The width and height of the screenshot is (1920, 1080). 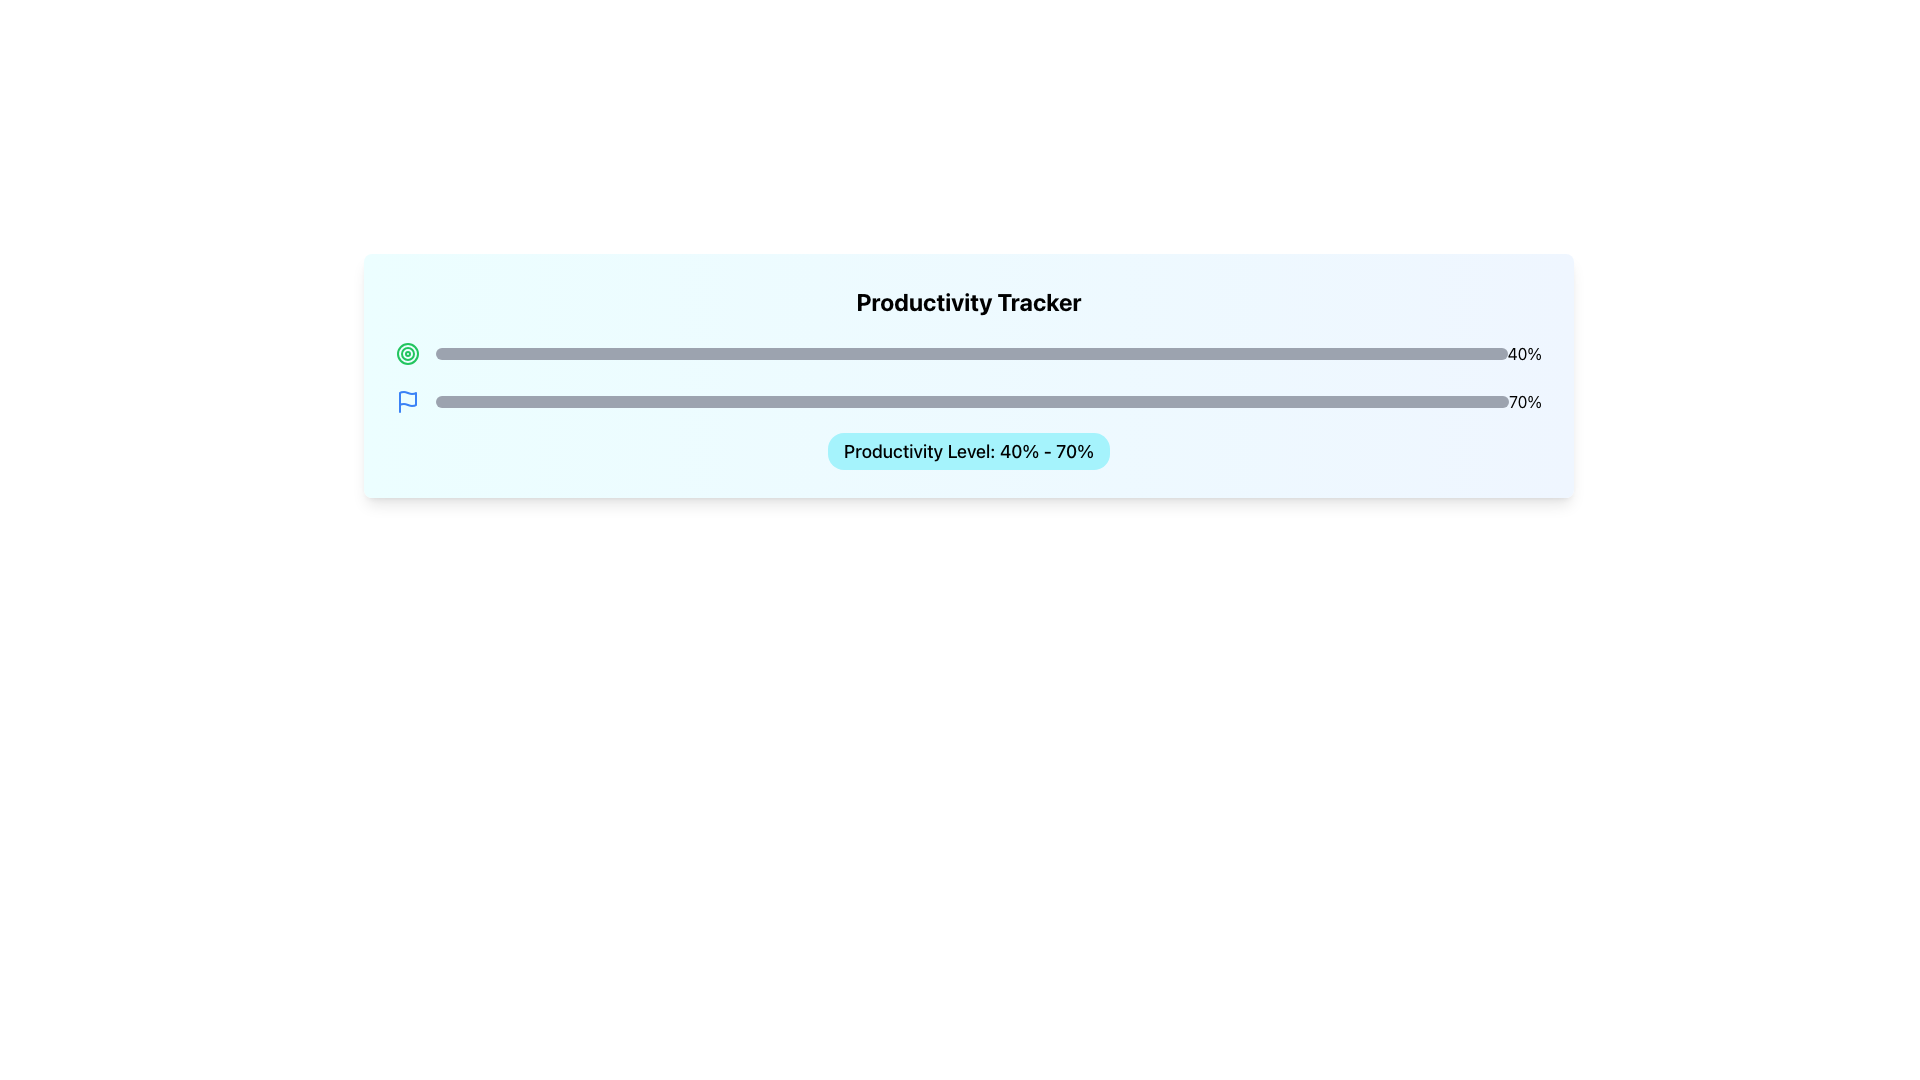 I want to click on the productivity level slider, so click(x=917, y=353).